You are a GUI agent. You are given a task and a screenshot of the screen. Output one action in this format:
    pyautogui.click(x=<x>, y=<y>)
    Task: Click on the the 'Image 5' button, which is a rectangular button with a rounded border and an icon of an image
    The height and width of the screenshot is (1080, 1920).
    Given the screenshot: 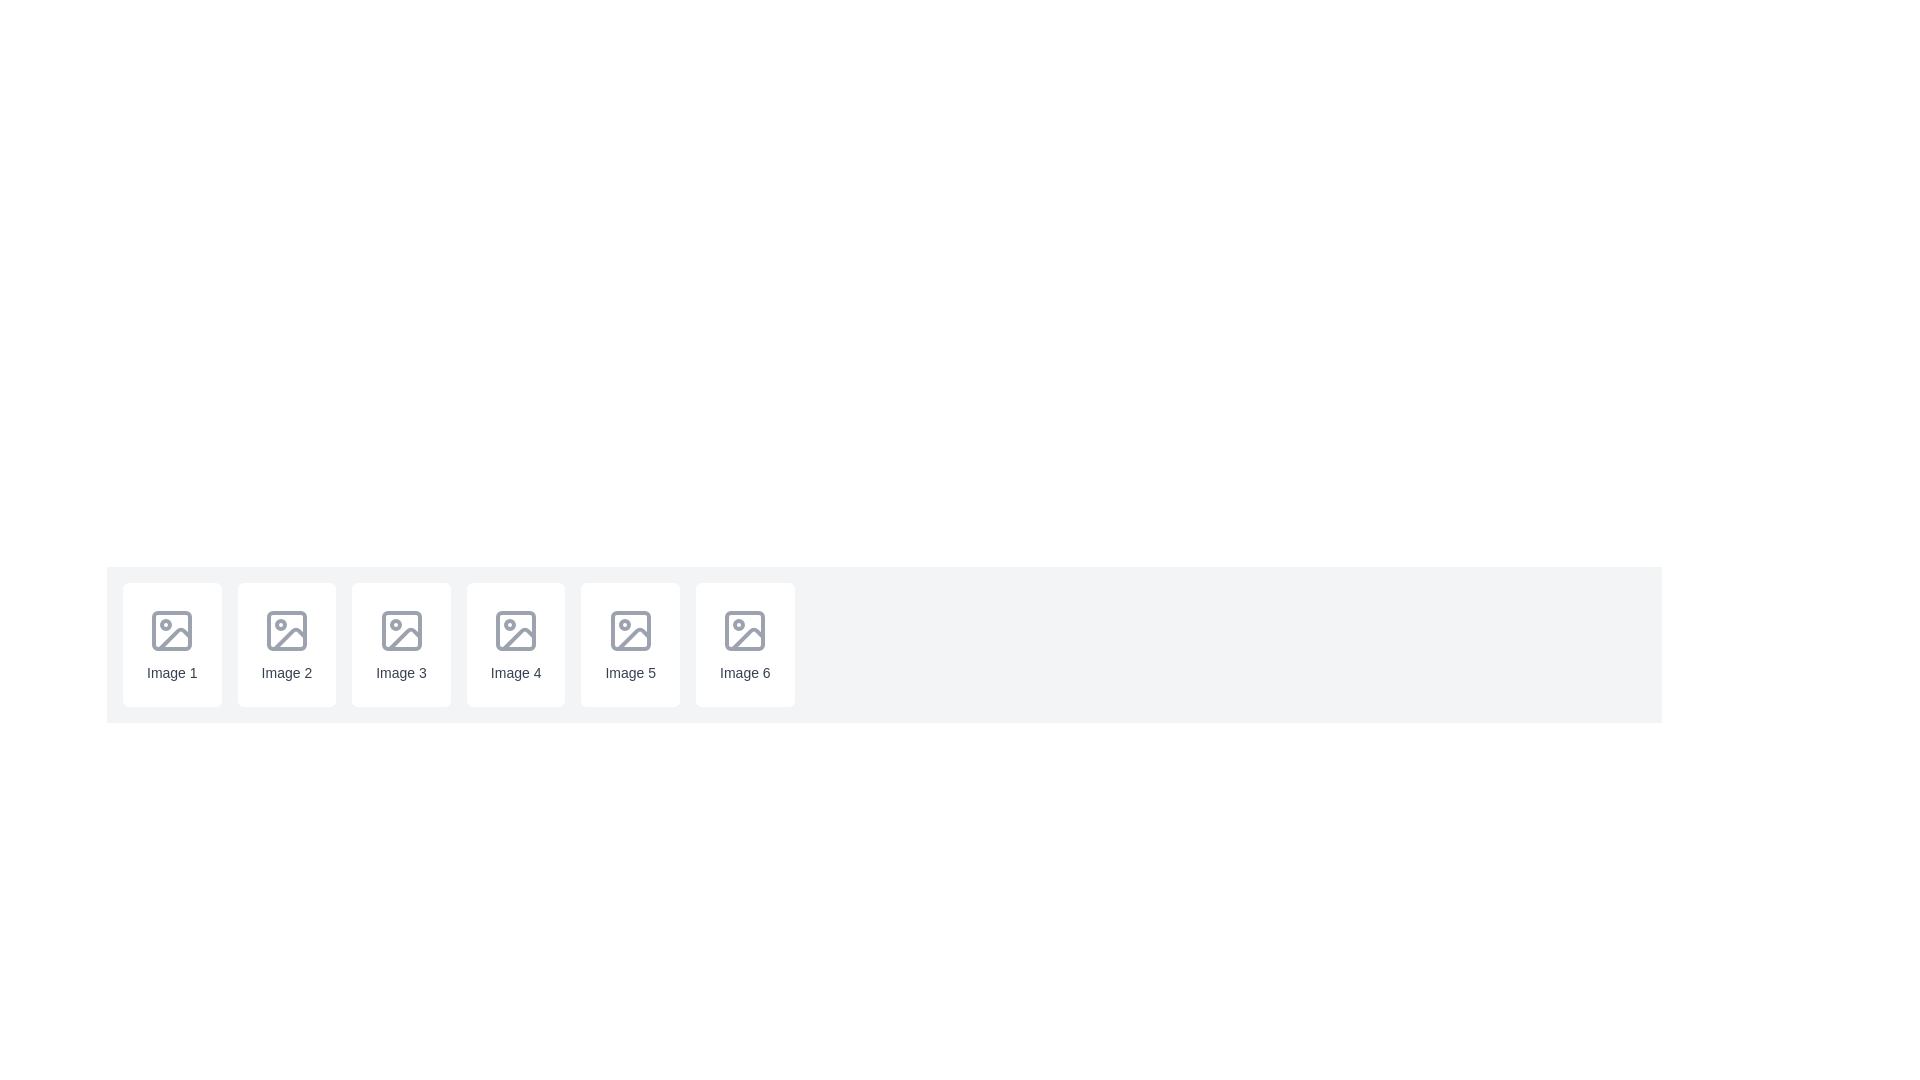 What is the action you would take?
    pyautogui.click(x=629, y=644)
    